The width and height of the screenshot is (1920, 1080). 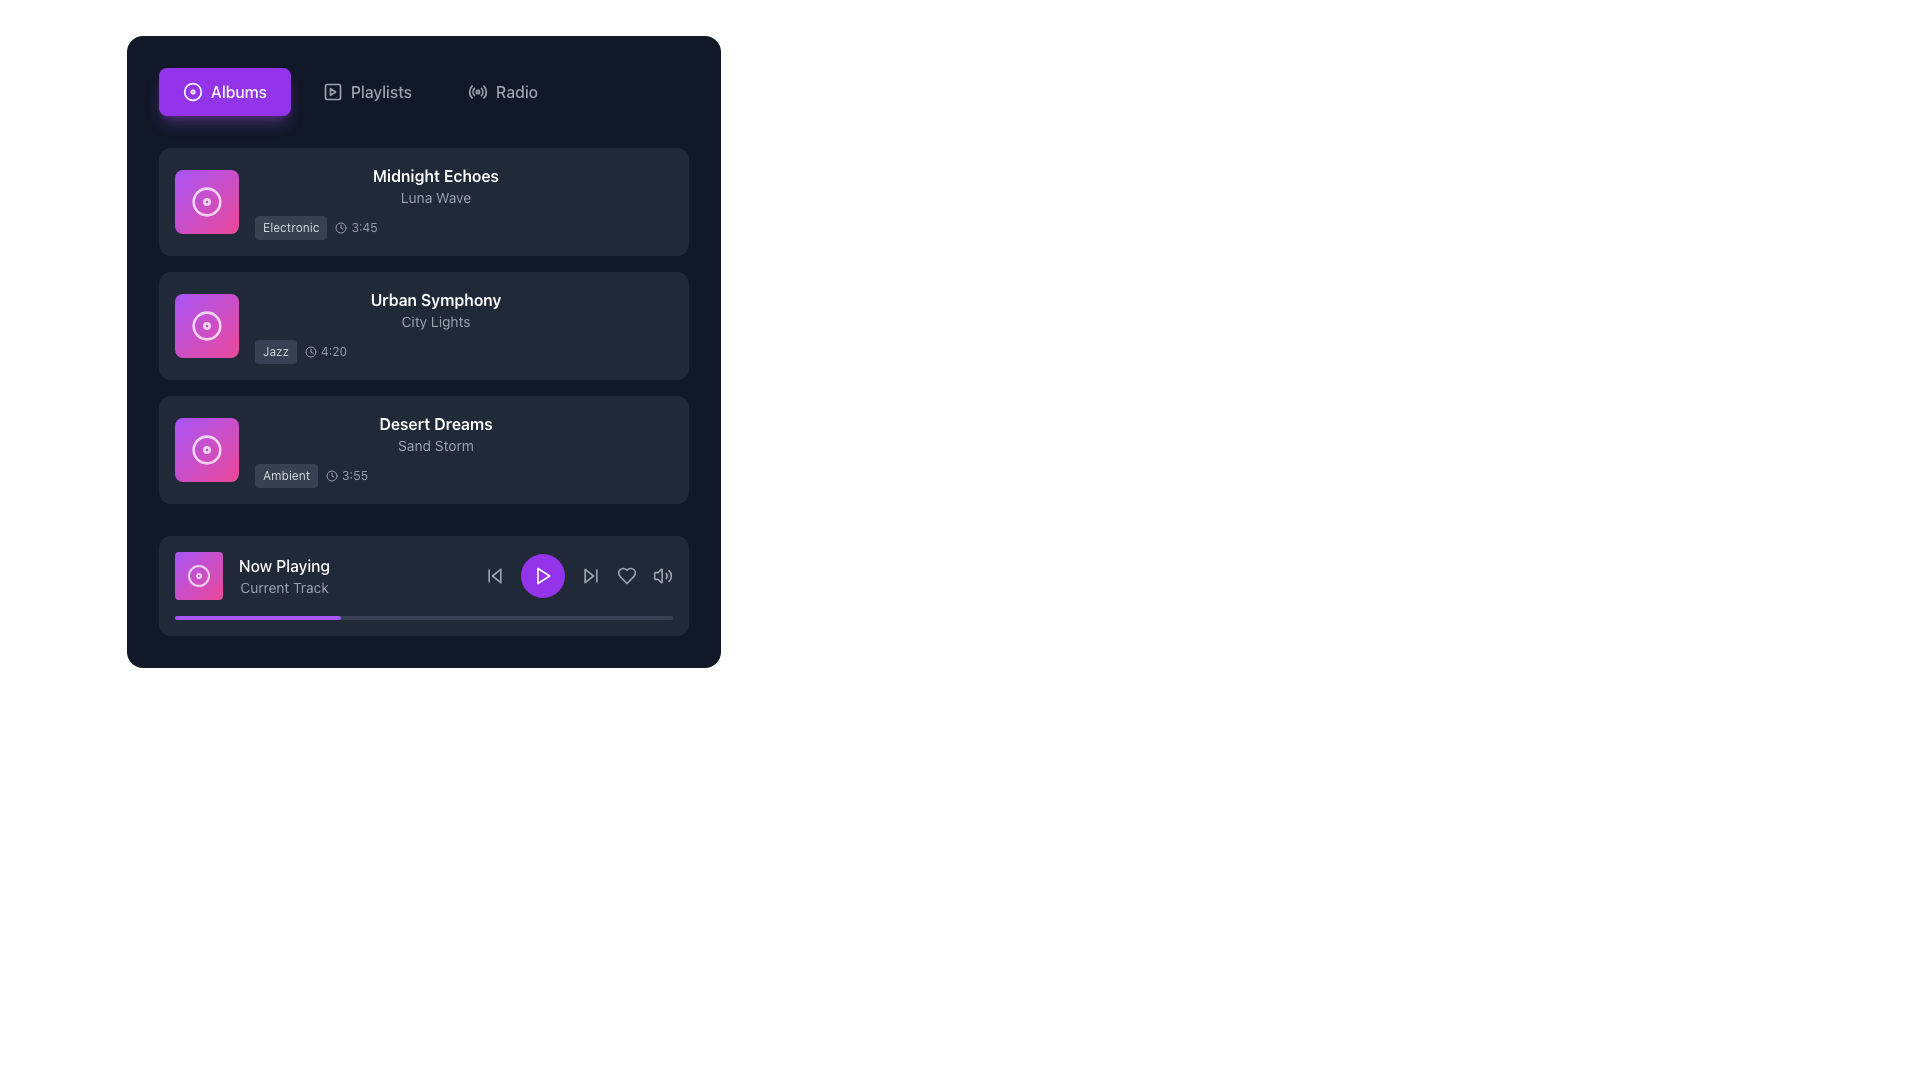 I want to click on the heart-shaped icon in the bottom 'Now Playing' section of the application interface to mark a track as favorite, so click(x=626, y=575).